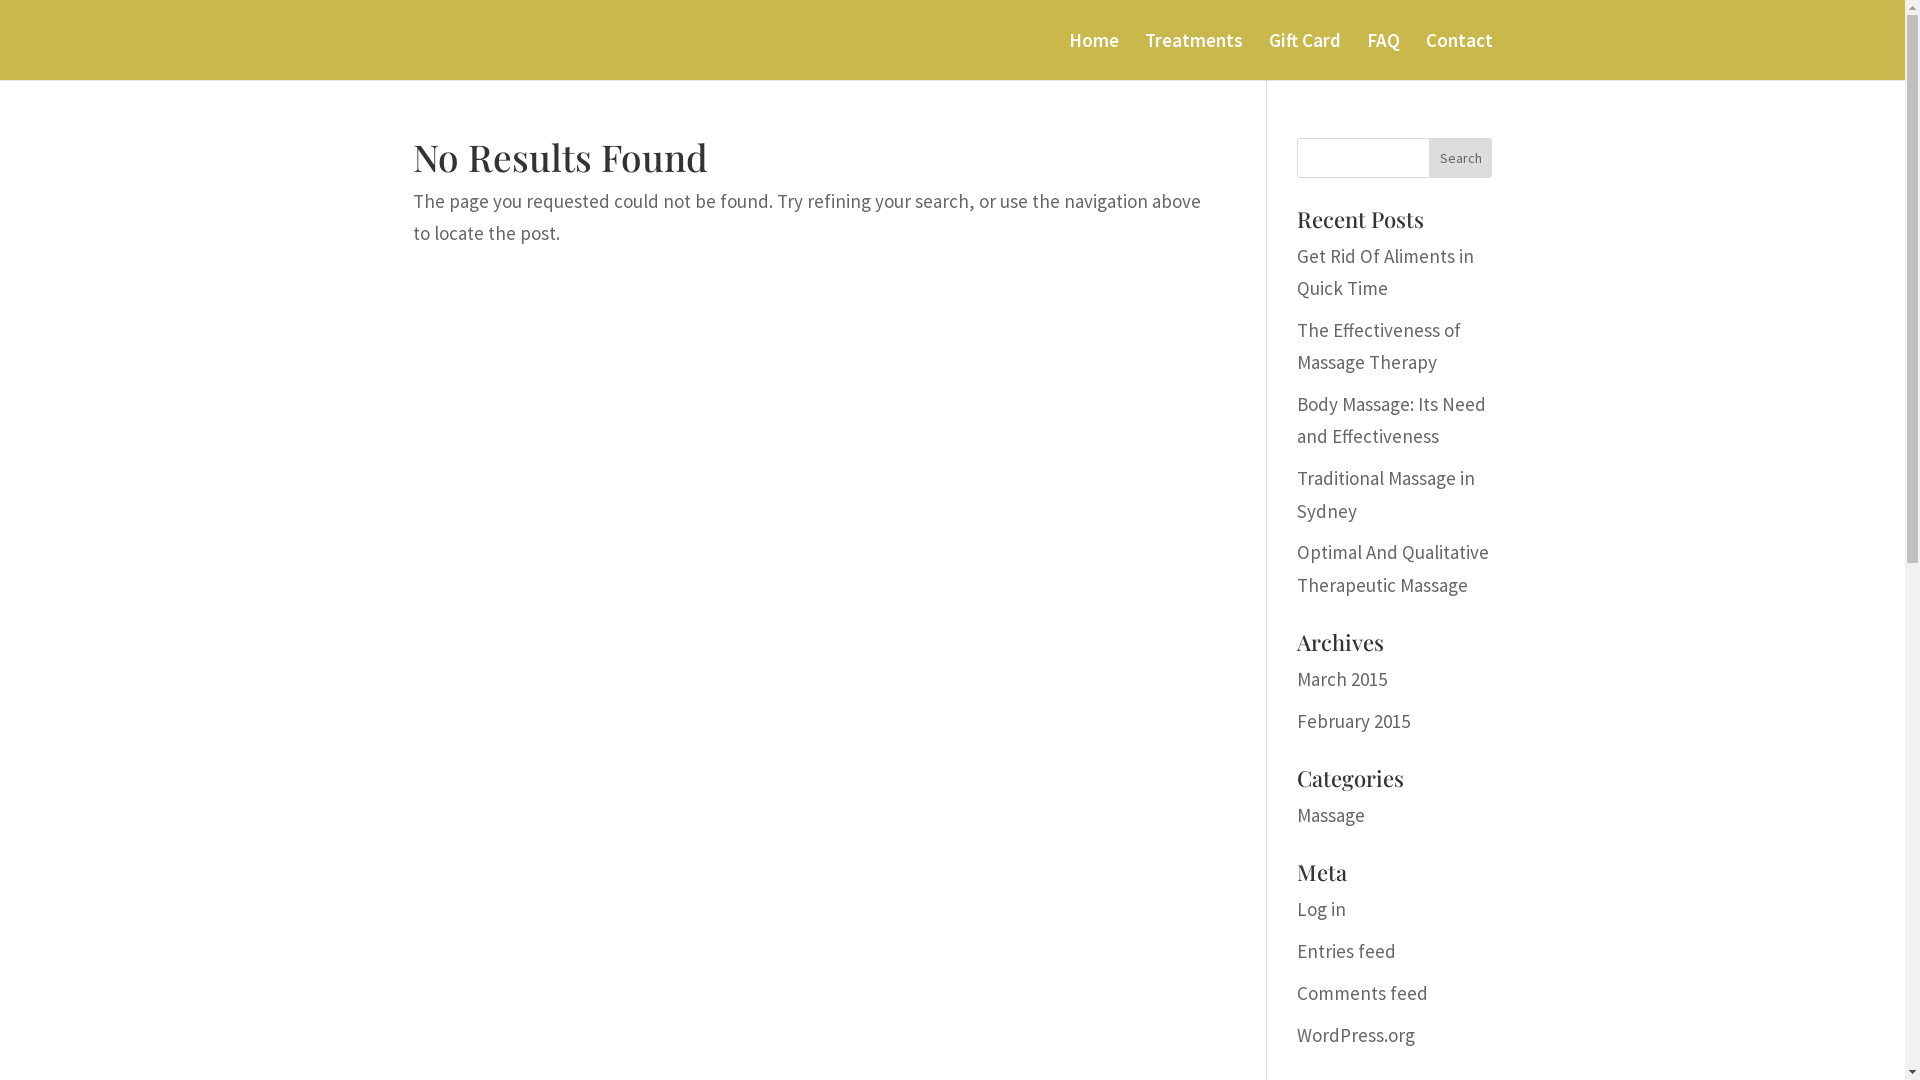  I want to click on 'Search', so click(1460, 157).